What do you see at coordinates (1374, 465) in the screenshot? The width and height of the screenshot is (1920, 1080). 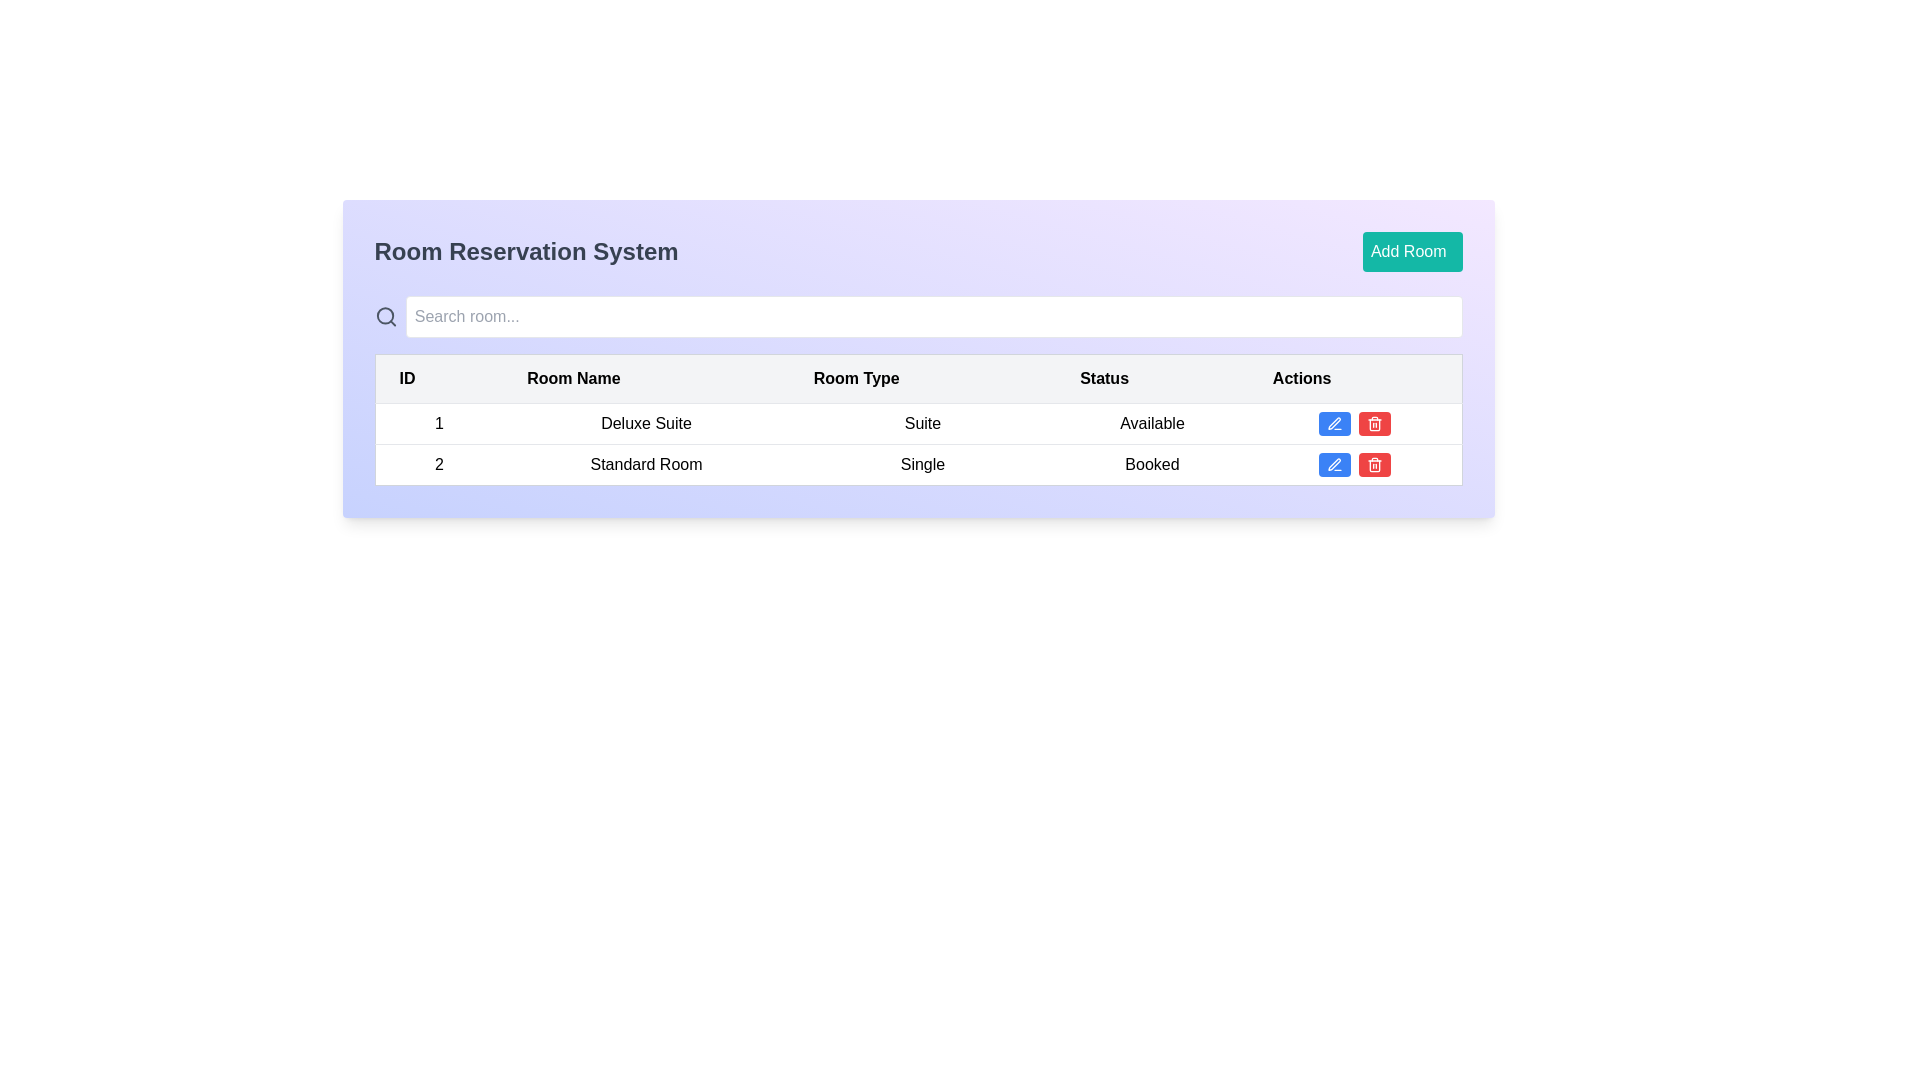 I see `the trash bin icon located in the 'Actions' column of the second row` at bounding box center [1374, 465].